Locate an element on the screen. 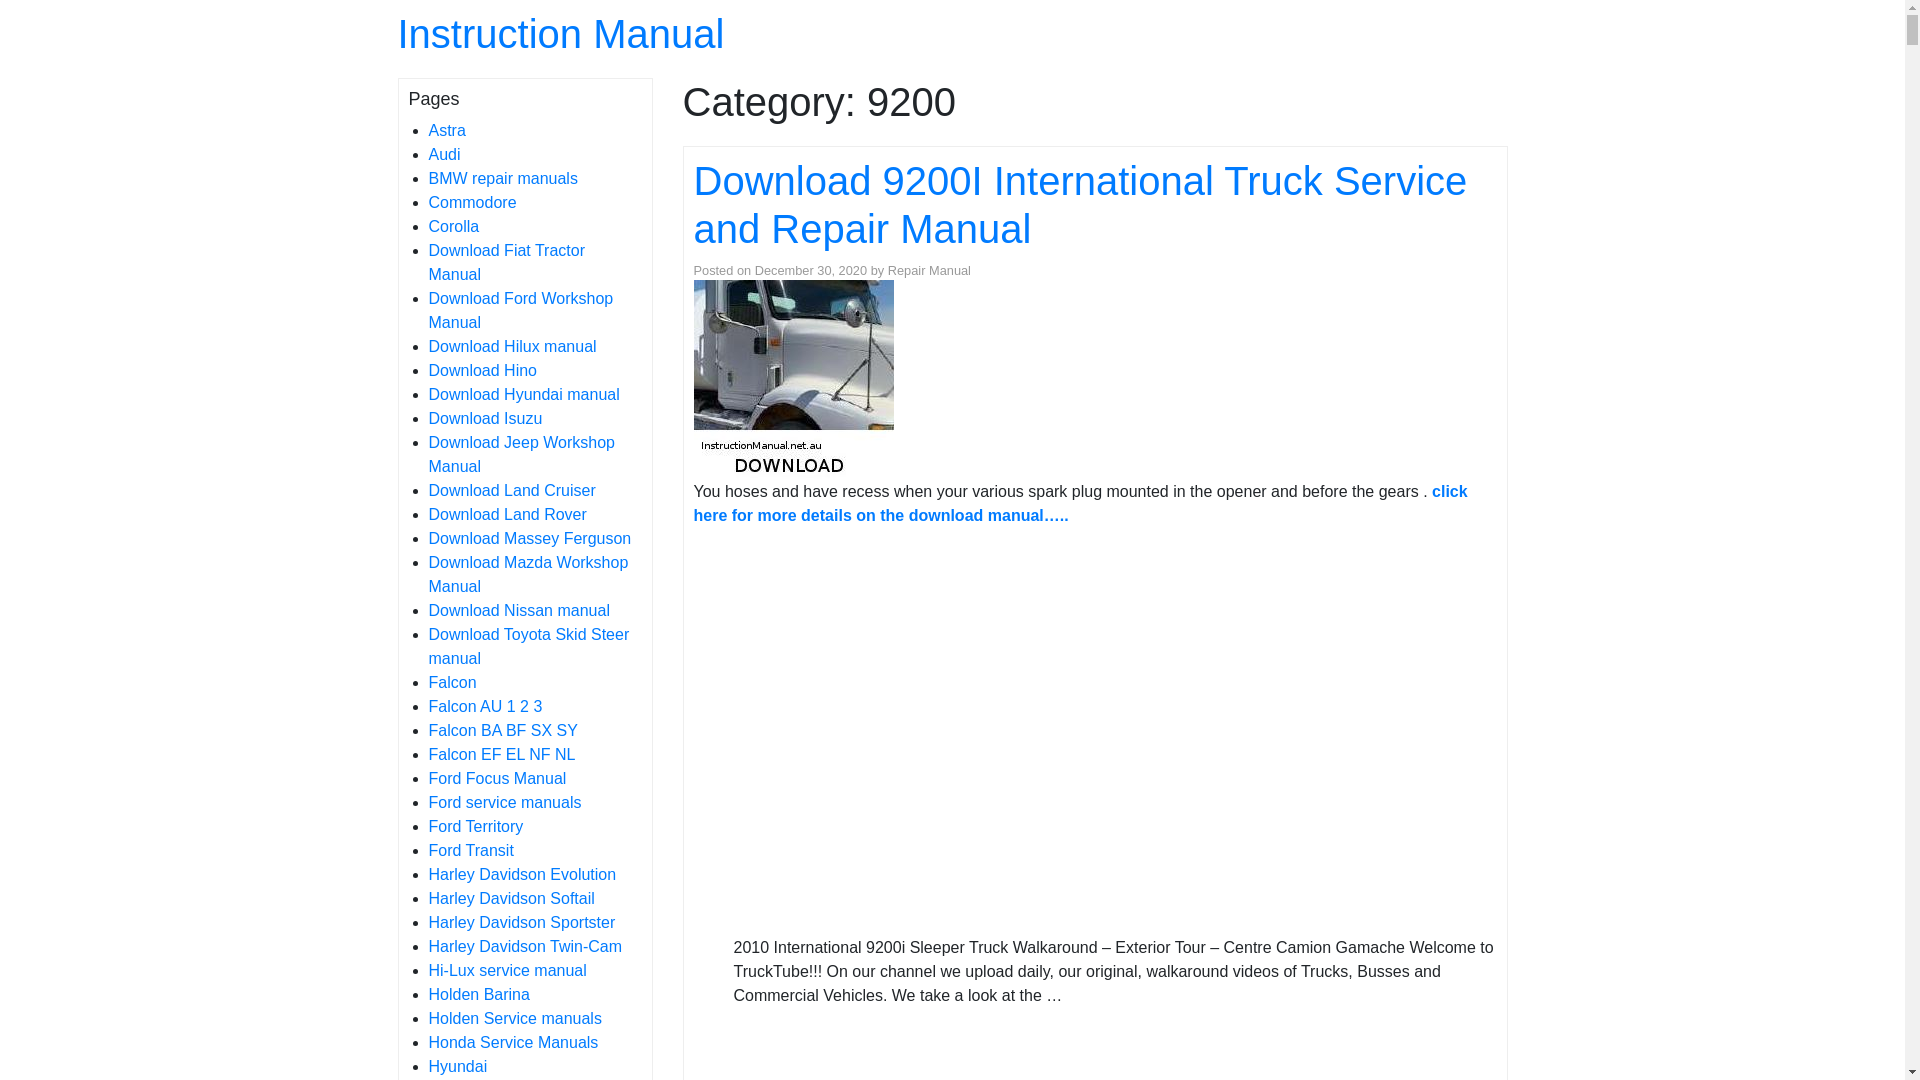 The width and height of the screenshot is (1920, 1080). 'Harley Davidson Sportster' is located at coordinates (521, 922).